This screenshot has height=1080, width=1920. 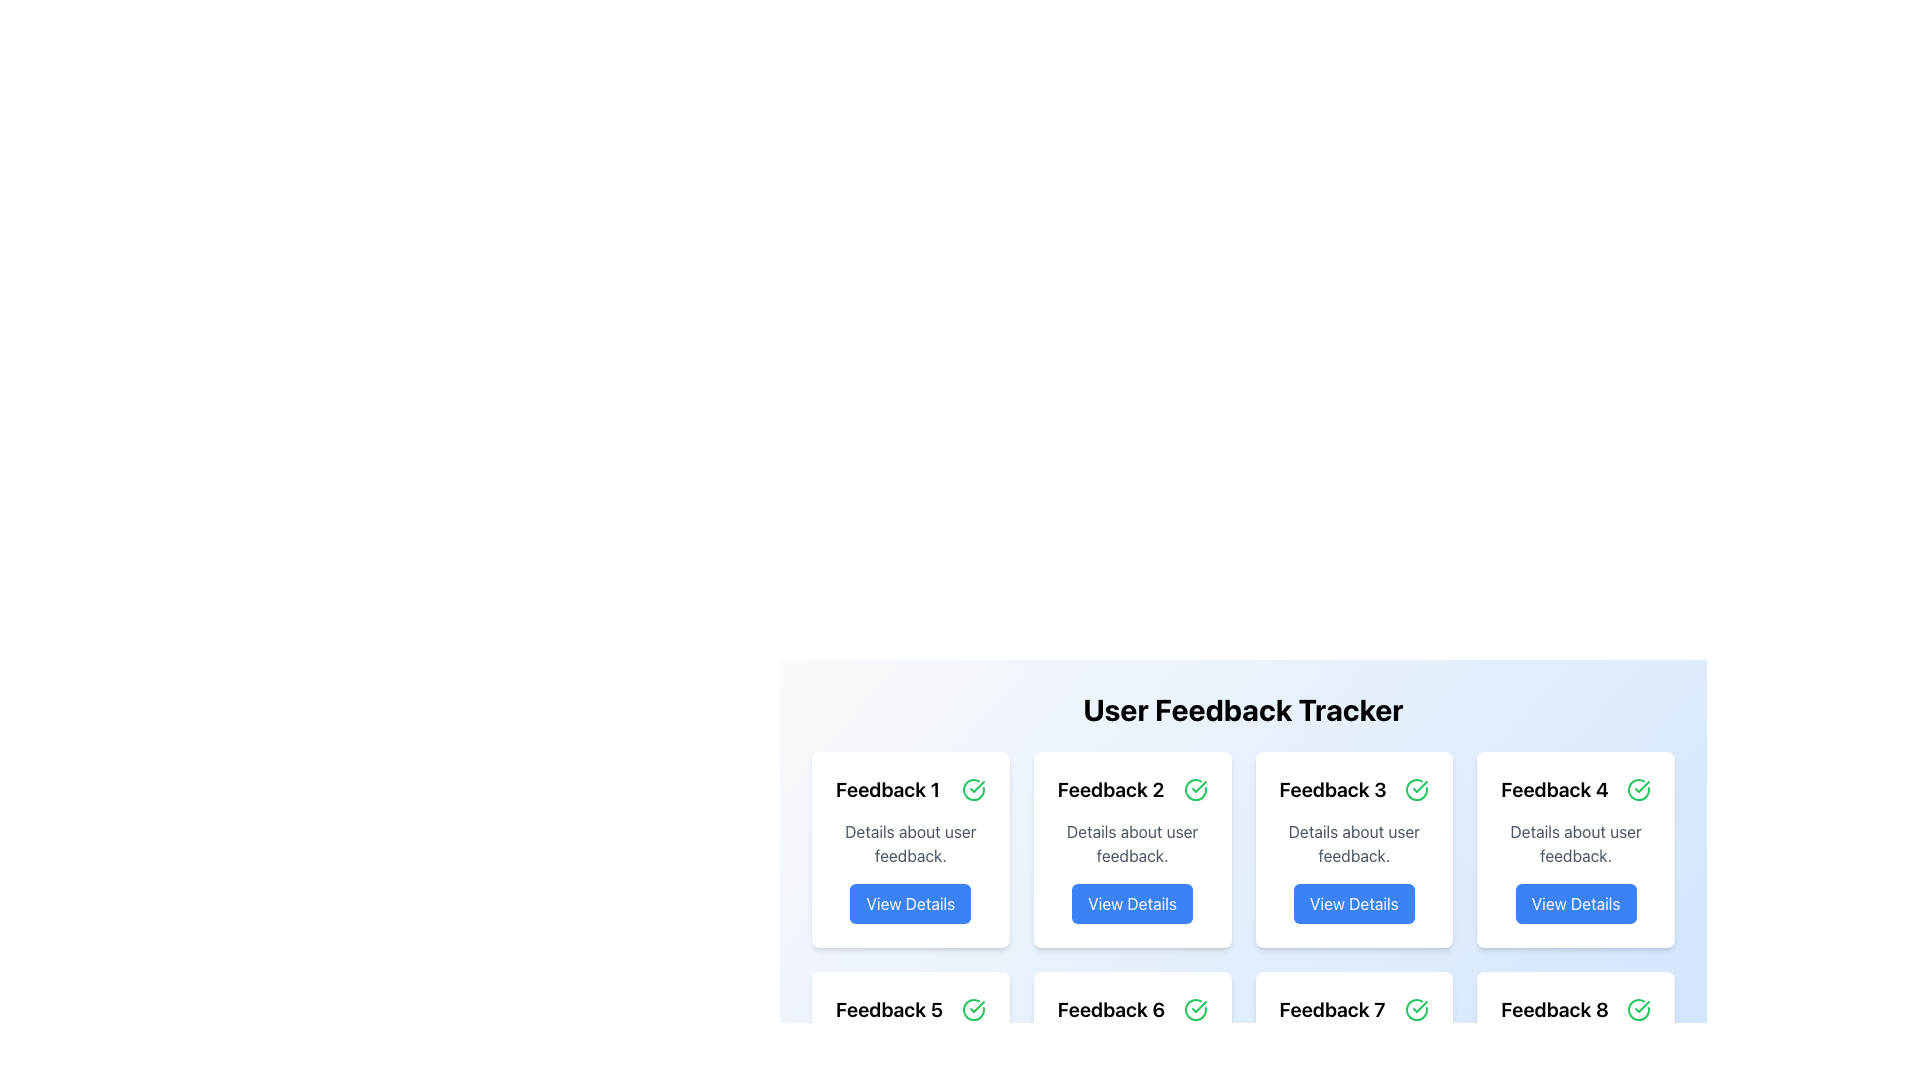 What do you see at coordinates (1575, 849) in the screenshot?
I see `the card titled 'Feedback 4' which is the last card in the first row of a 4-column grid layout, featuring a green check icon and a blue button labeled 'View Details'` at bounding box center [1575, 849].